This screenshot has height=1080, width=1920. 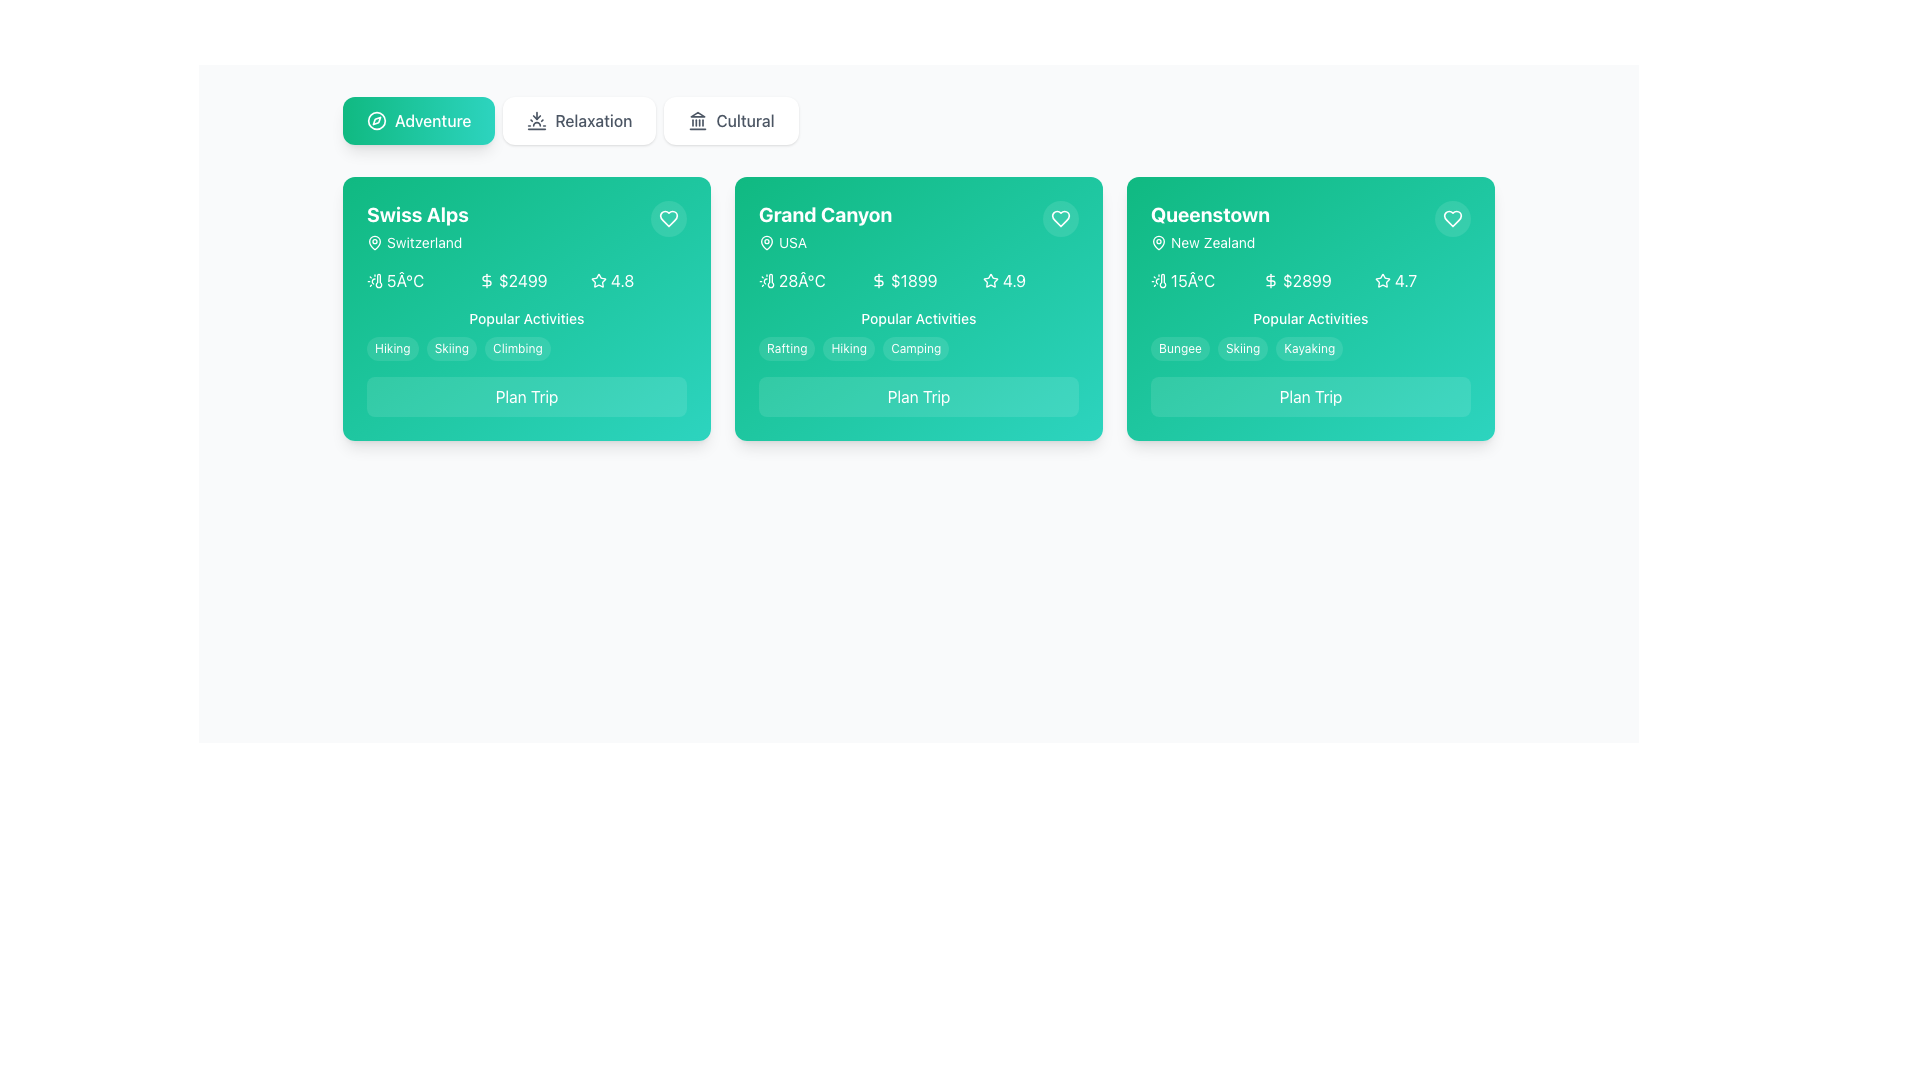 I want to click on the information displayed on the interactive travel card located at the top left corner, which includes details about the destination, temperature, cost, rating, and activities, by clicking on the card, so click(x=527, y=308).